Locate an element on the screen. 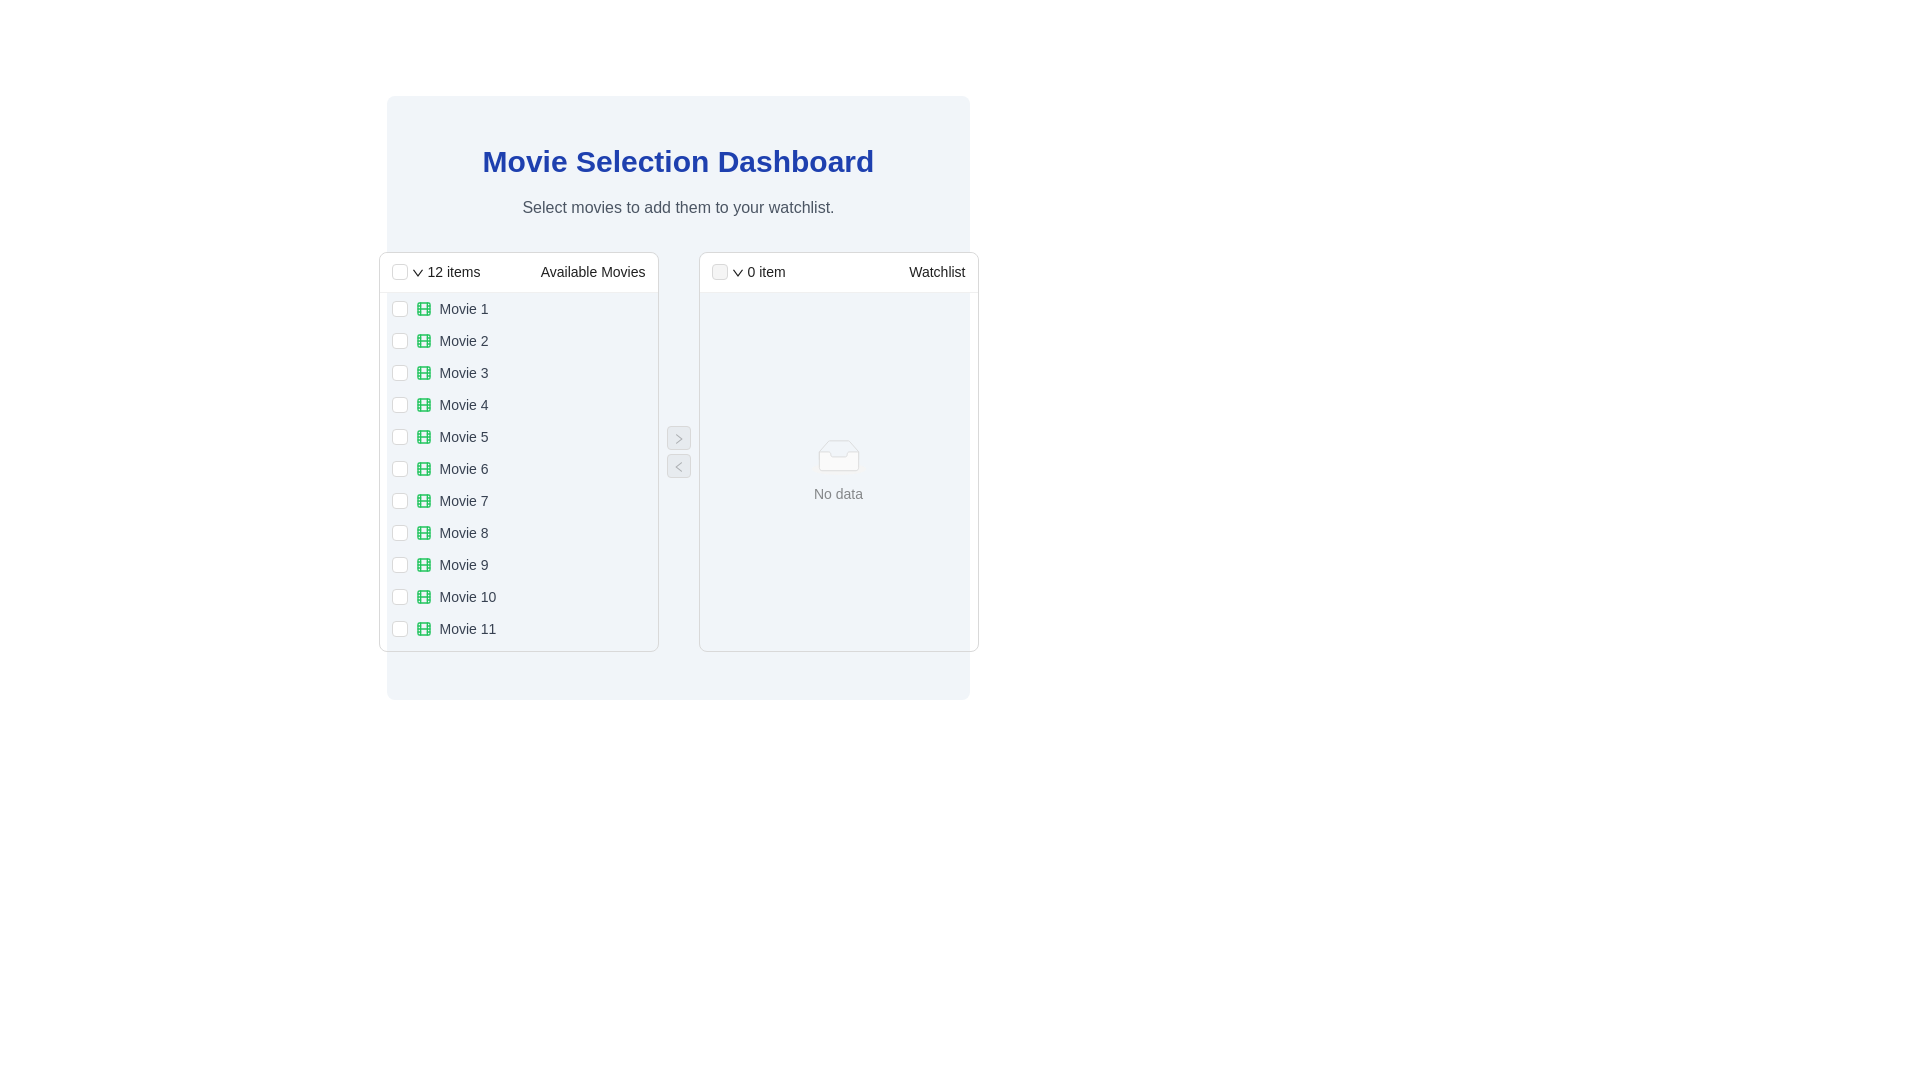 This screenshot has height=1080, width=1920. the interactive control panel located centrally under the 'Movie Selection Dashboard' title to transfer items between the Available Movies and Watchlist sections is located at coordinates (678, 451).